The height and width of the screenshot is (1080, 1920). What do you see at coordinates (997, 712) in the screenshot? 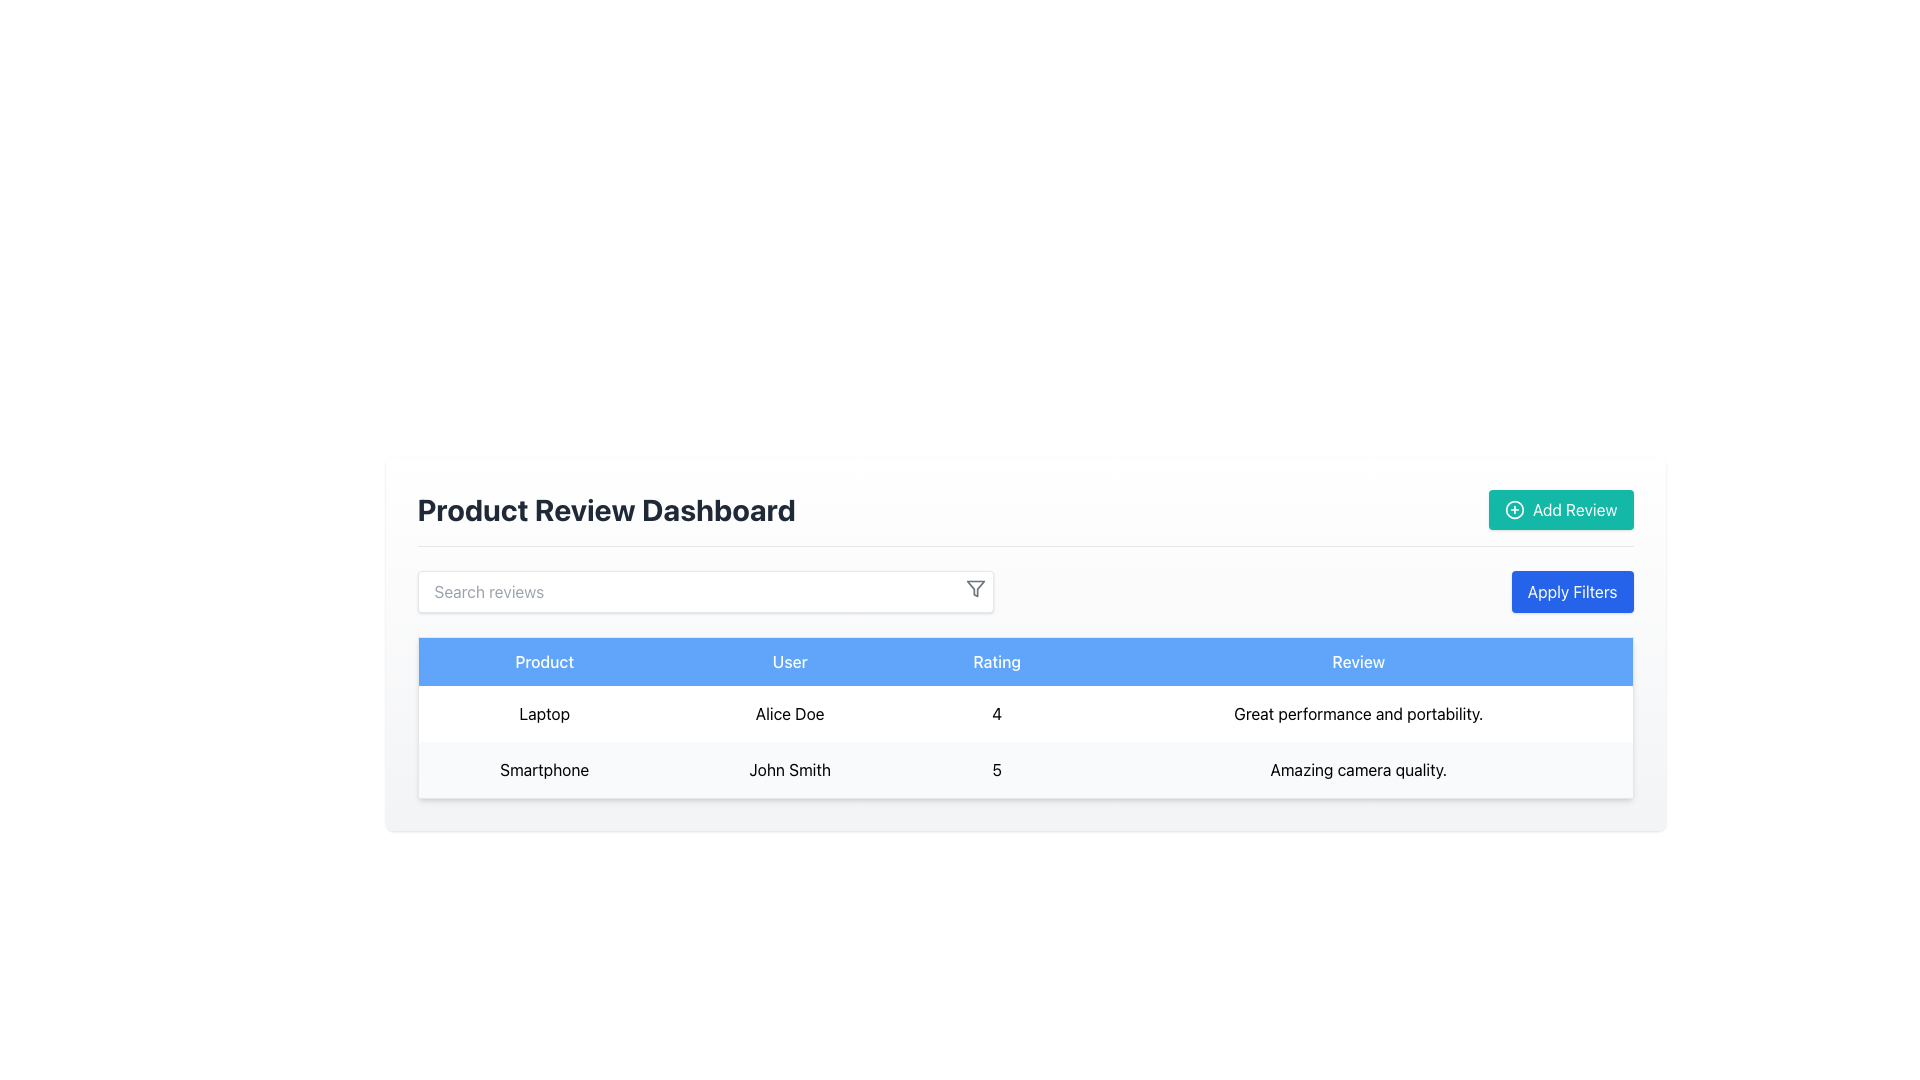
I see `the static text label displaying the number '4' in the first data row of the table under the 'Rating' header` at bounding box center [997, 712].